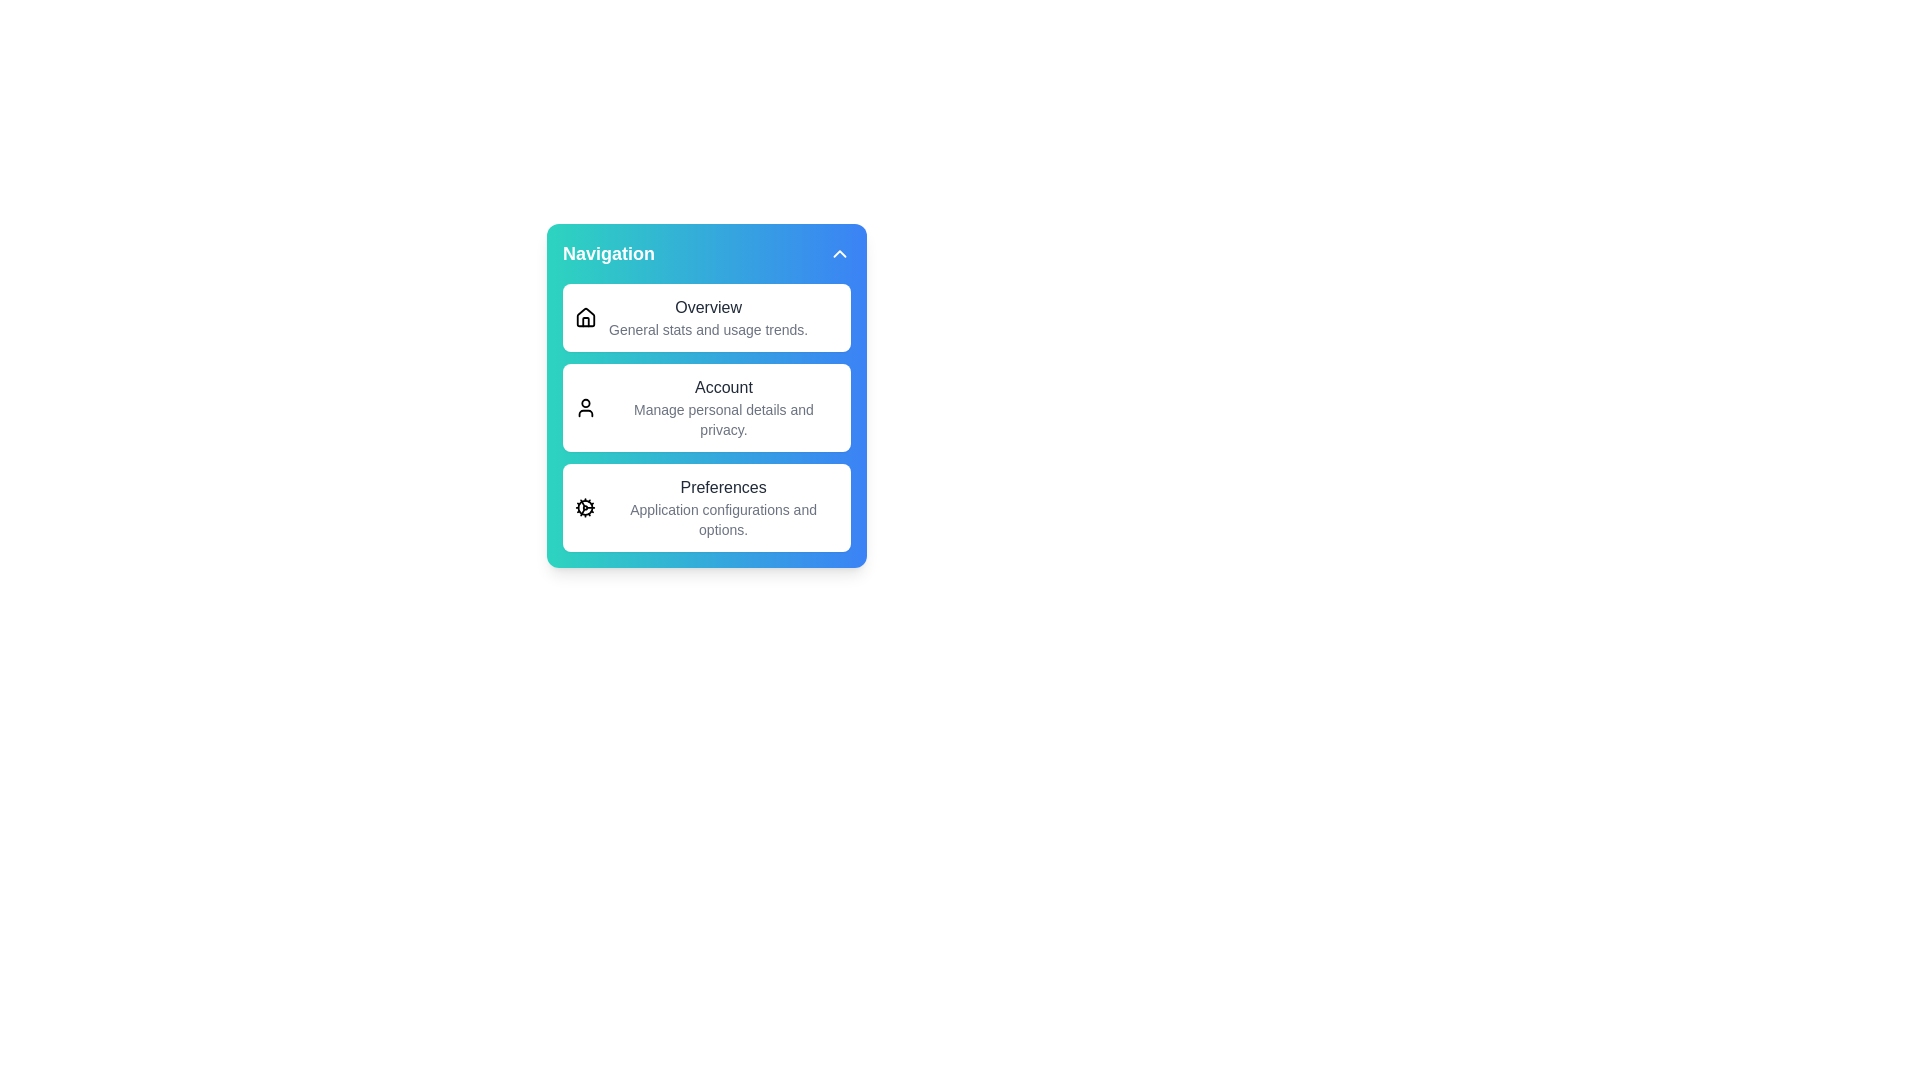  I want to click on the menu item labeled Preferences, so click(706, 507).